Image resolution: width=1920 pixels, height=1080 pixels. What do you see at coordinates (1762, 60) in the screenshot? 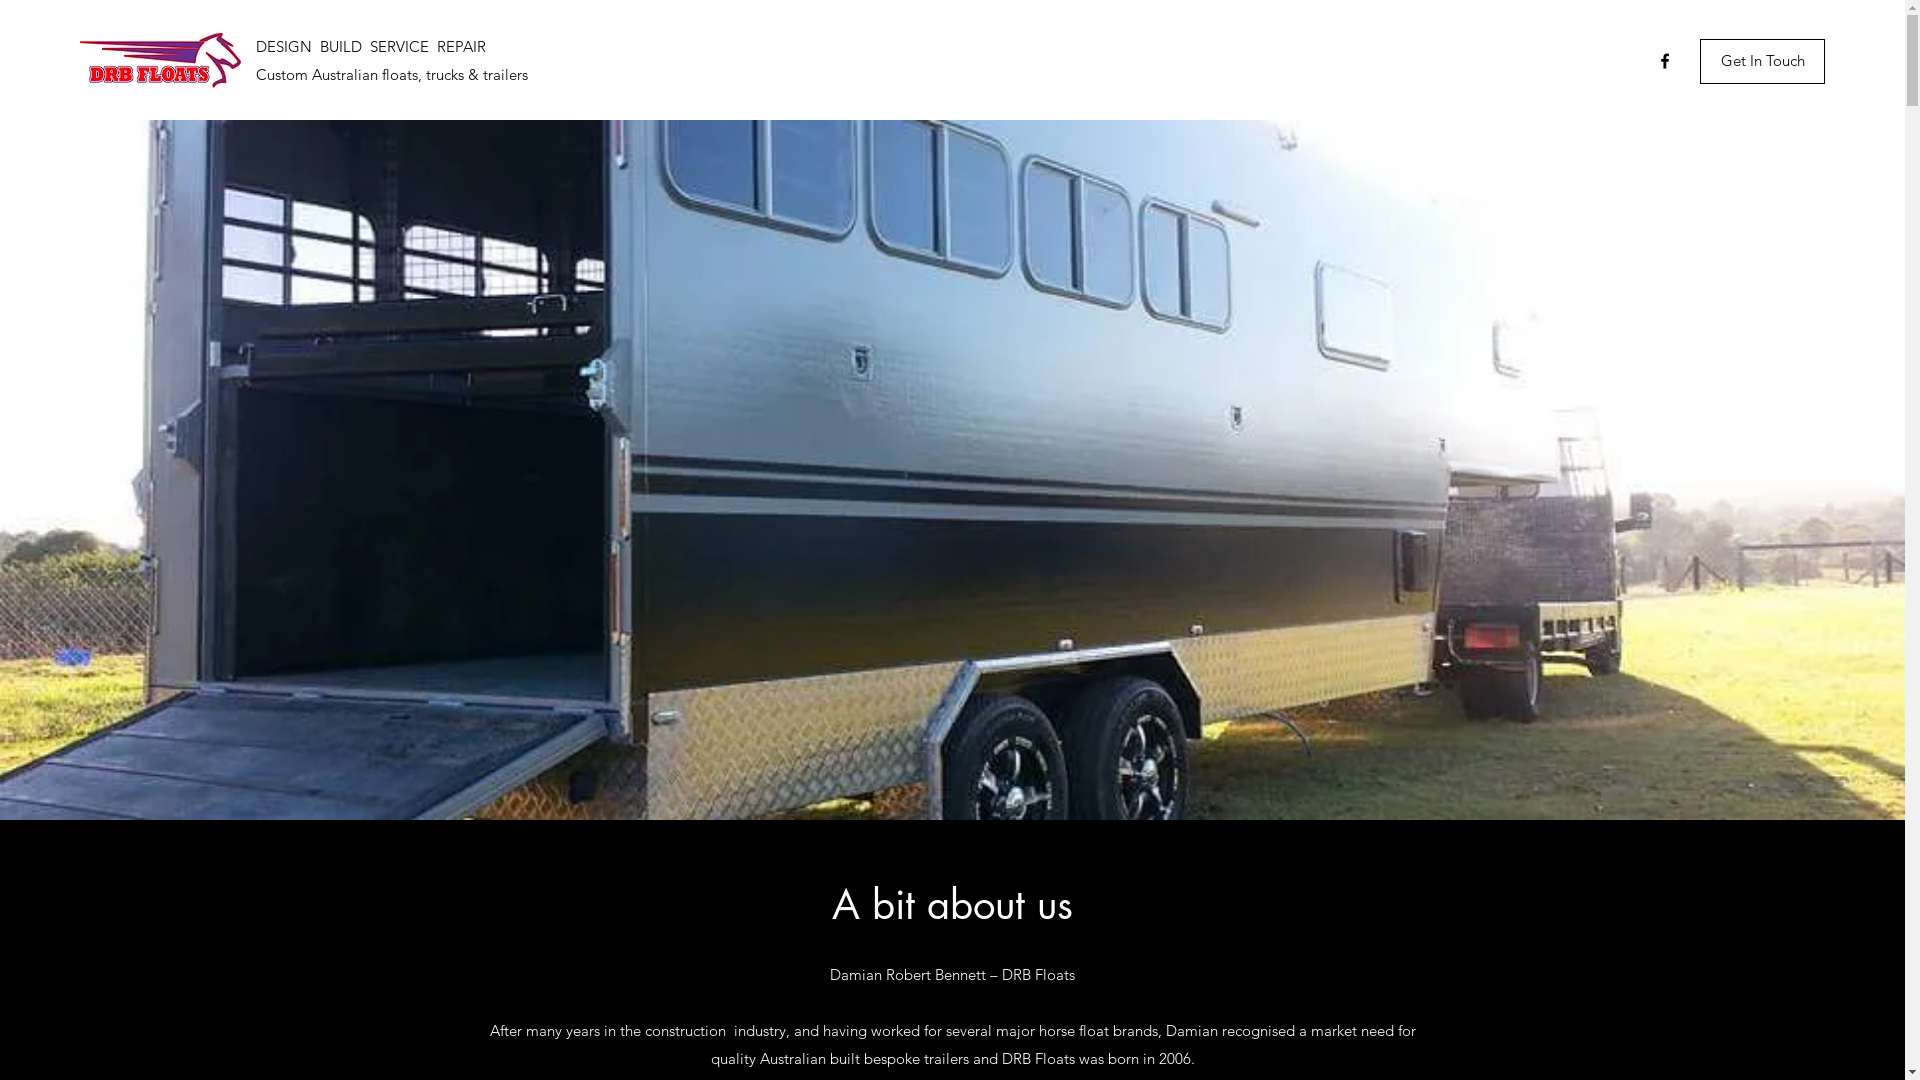
I see `'Get In Touch'` at bounding box center [1762, 60].